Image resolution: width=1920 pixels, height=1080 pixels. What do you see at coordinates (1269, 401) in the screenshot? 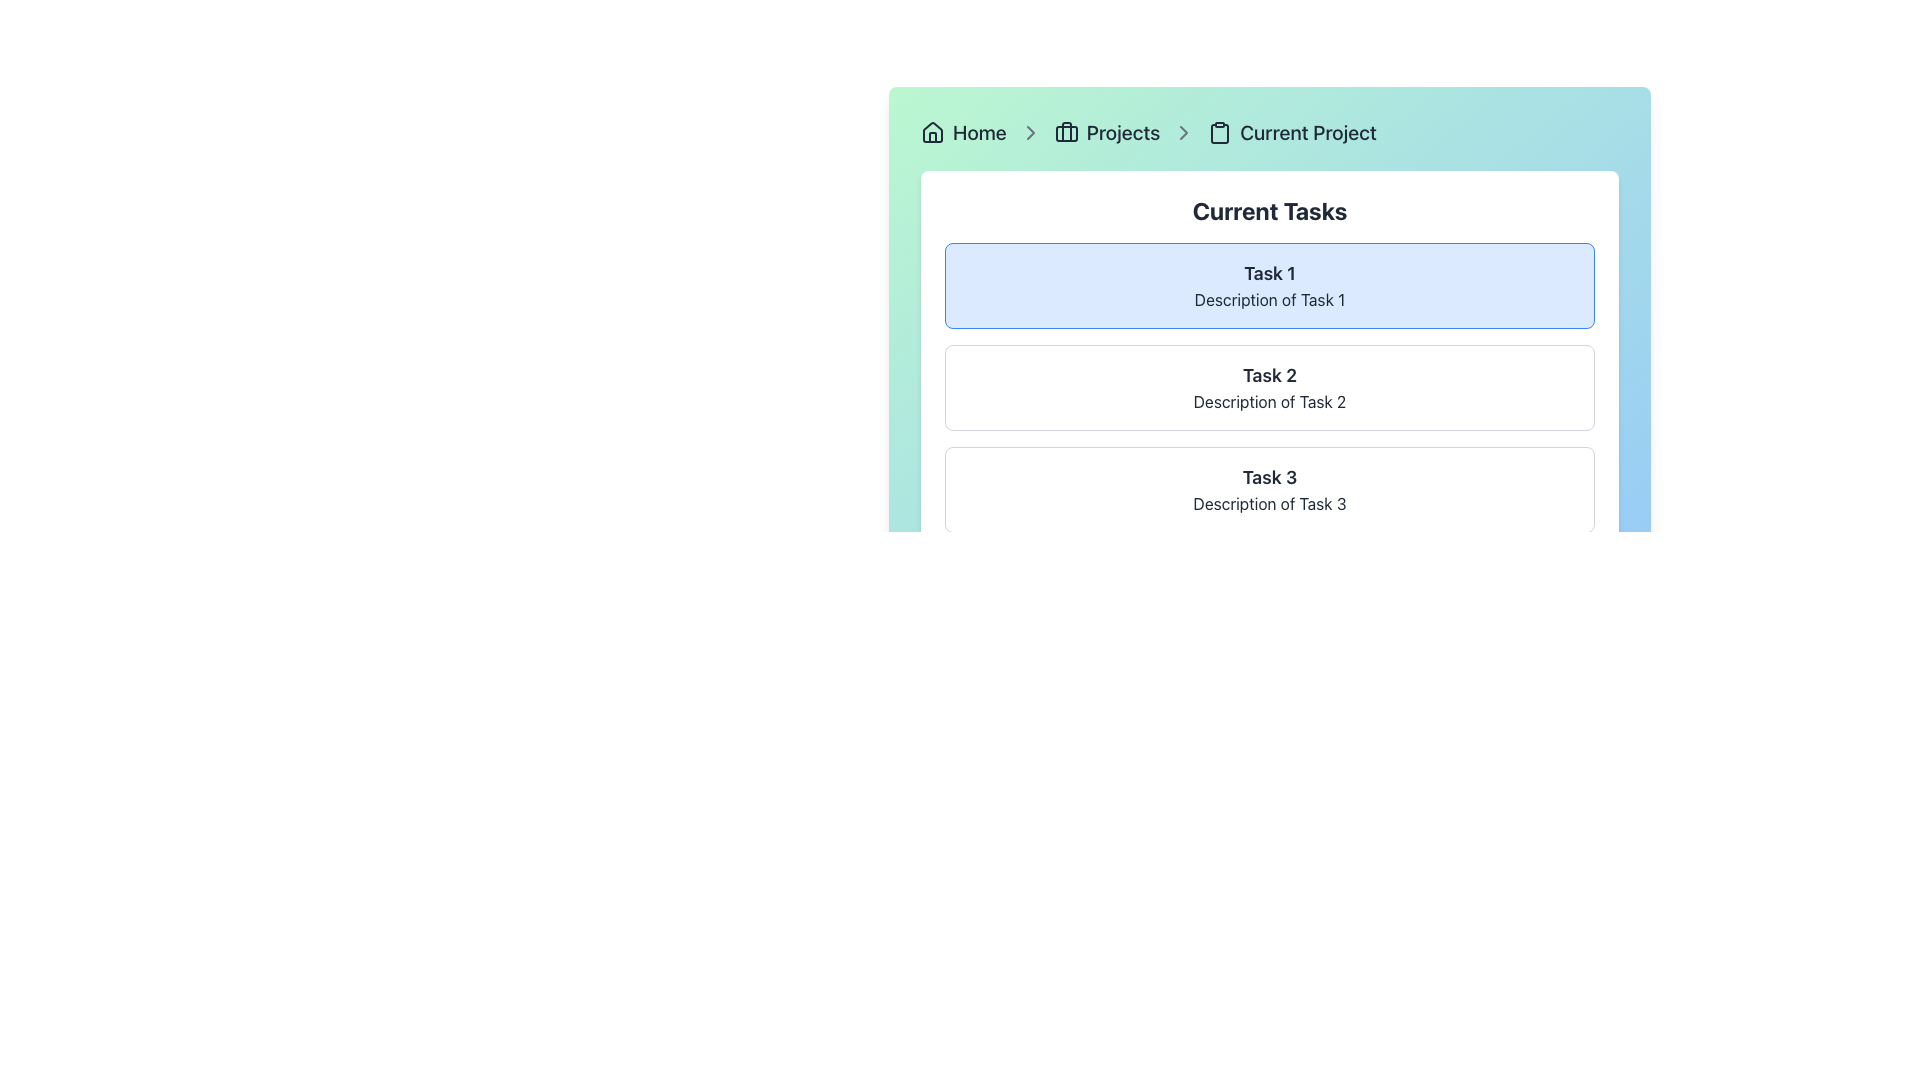
I see `the text label that reads 'Description of Task 2', which is positioned below the title 'Task 2' in the second card of a vertical list` at bounding box center [1269, 401].